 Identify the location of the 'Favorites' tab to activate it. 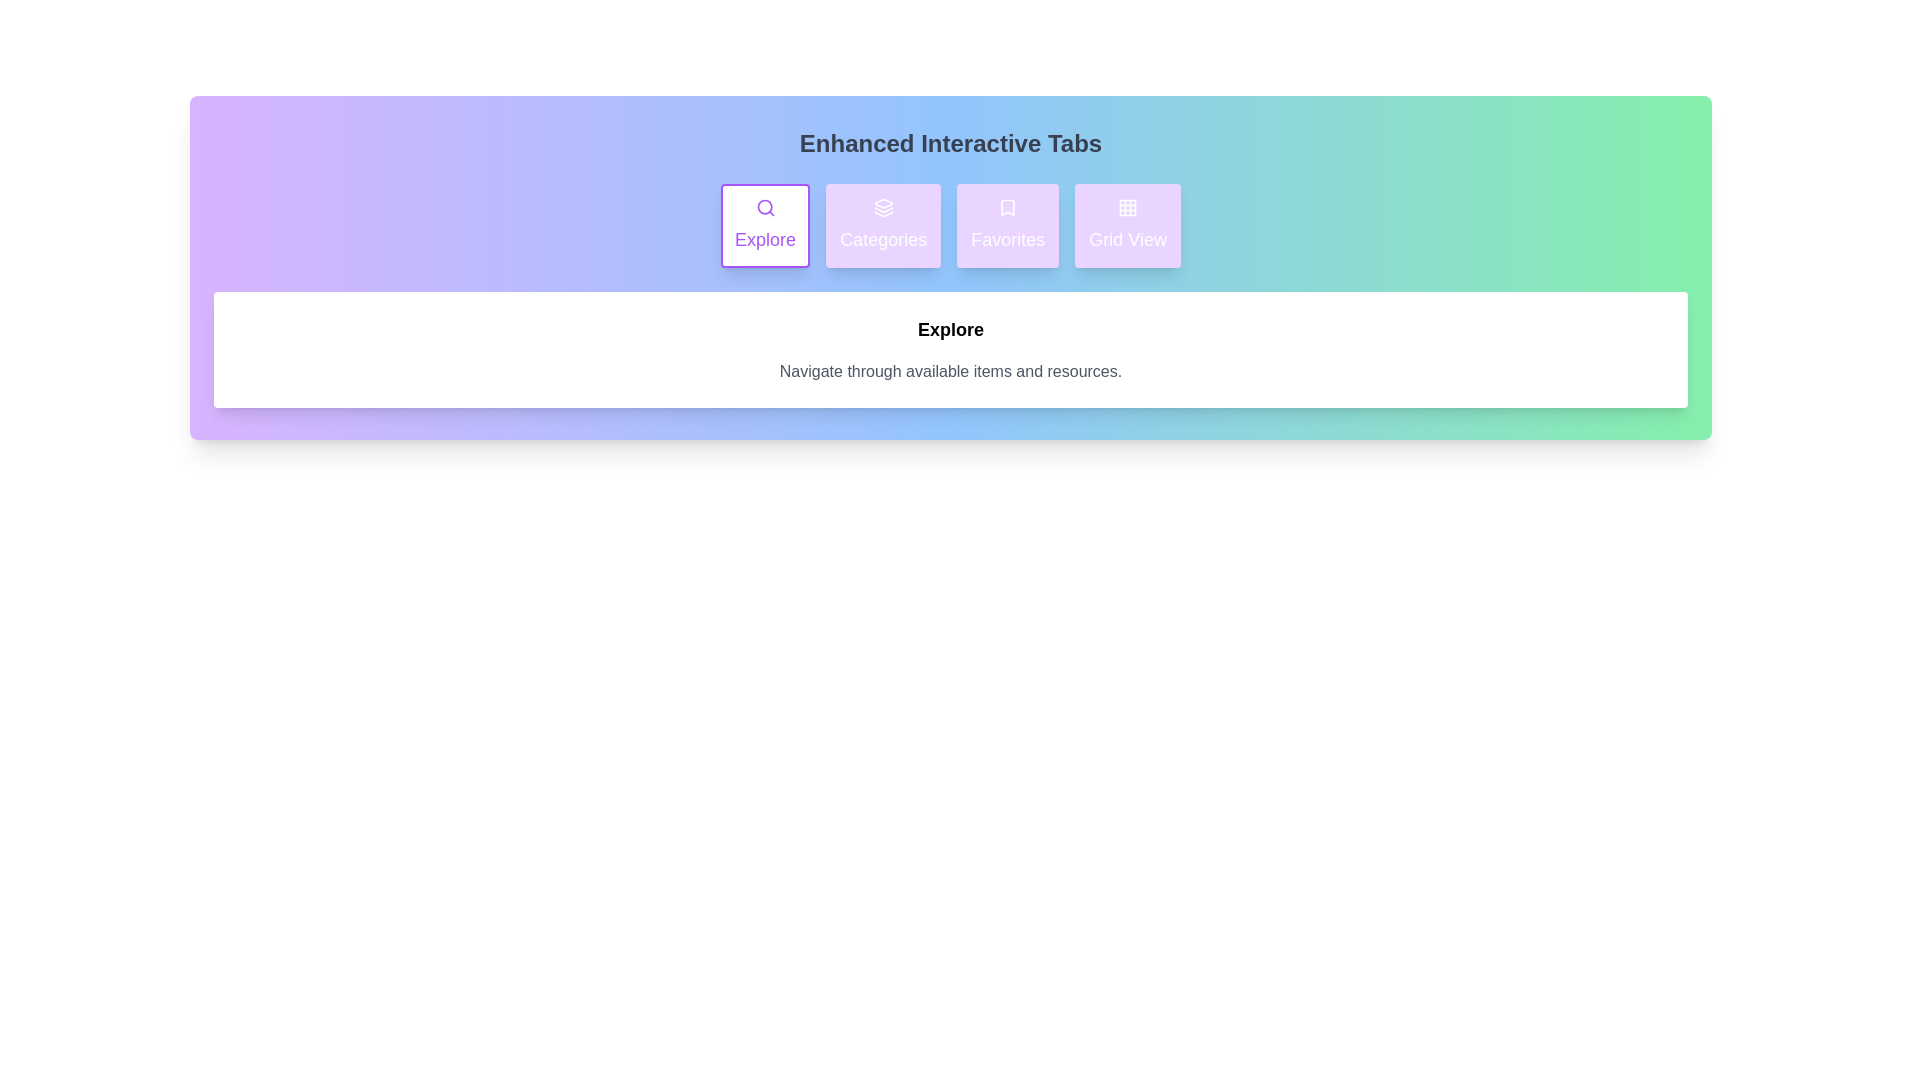
(1008, 225).